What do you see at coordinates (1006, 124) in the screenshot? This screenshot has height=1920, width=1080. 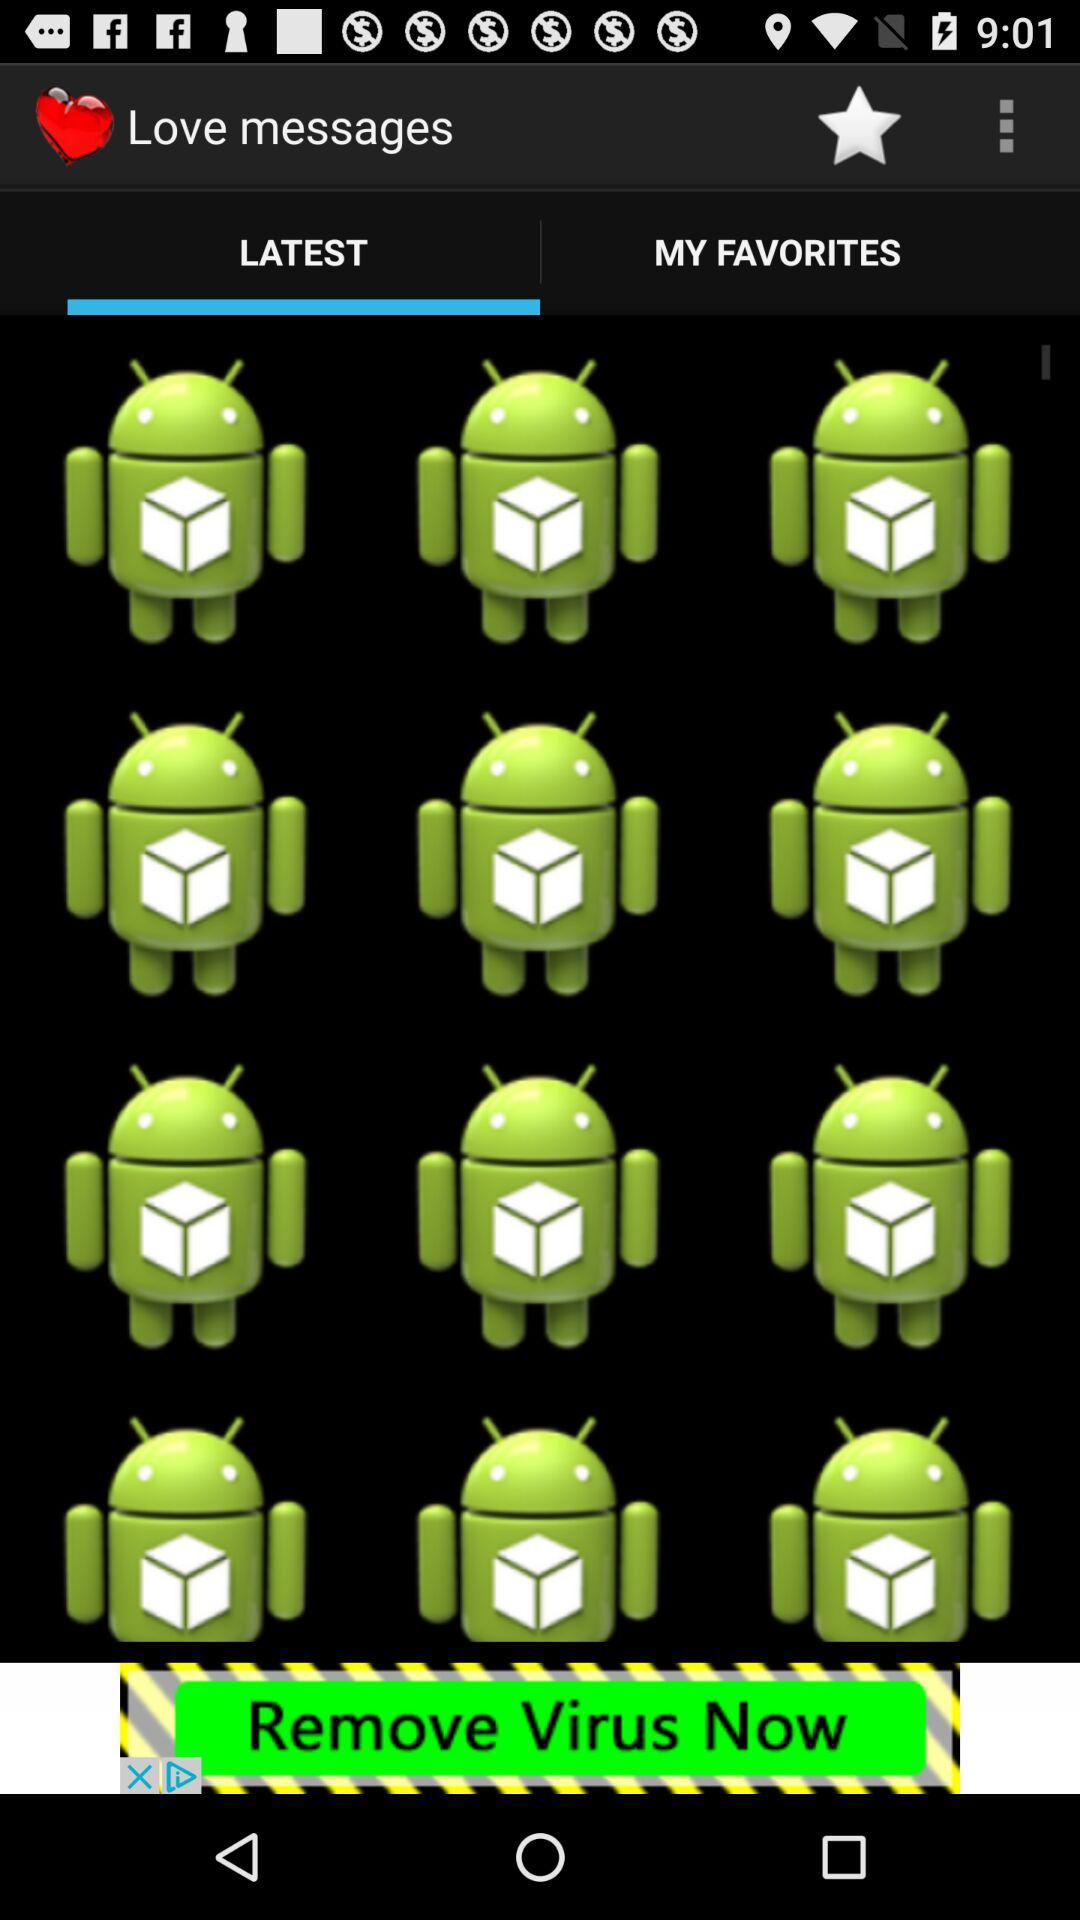 I see `see menu` at bounding box center [1006, 124].